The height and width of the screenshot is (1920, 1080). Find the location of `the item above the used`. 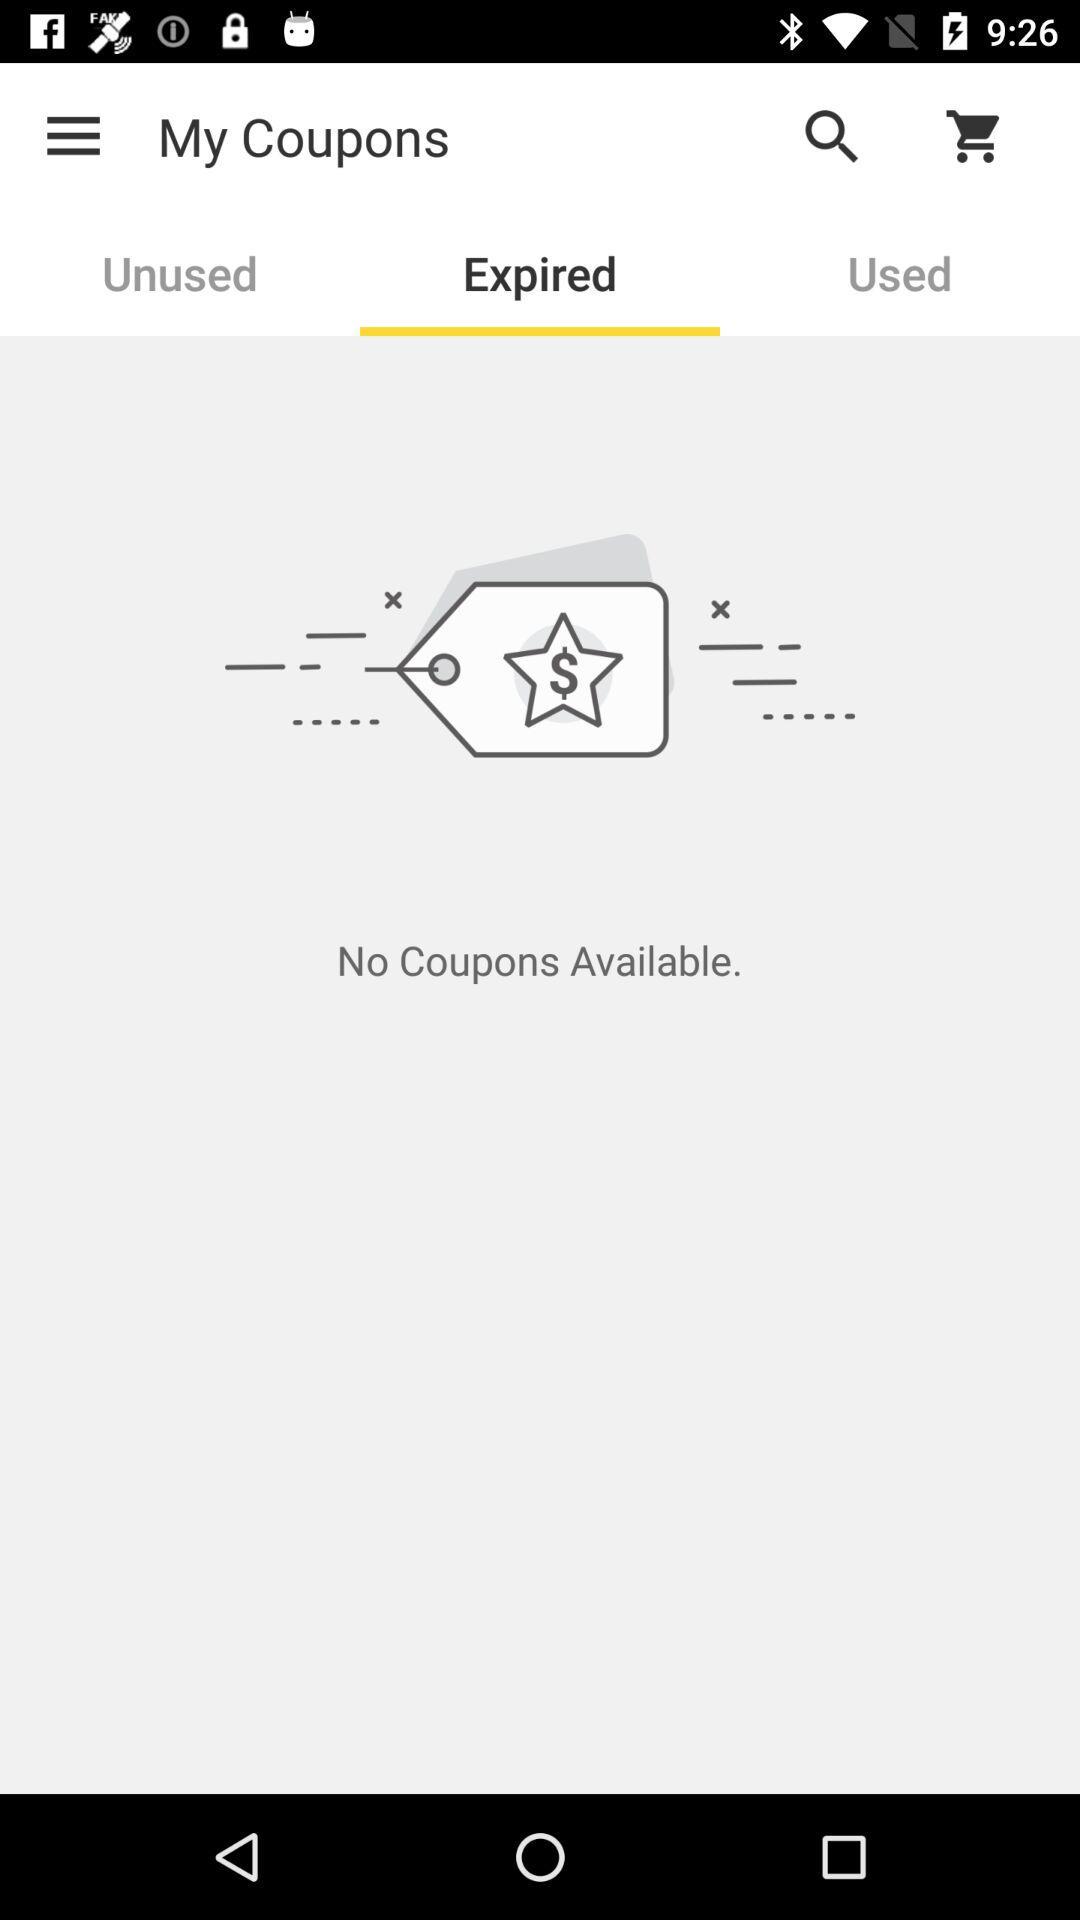

the item above the used is located at coordinates (986, 135).